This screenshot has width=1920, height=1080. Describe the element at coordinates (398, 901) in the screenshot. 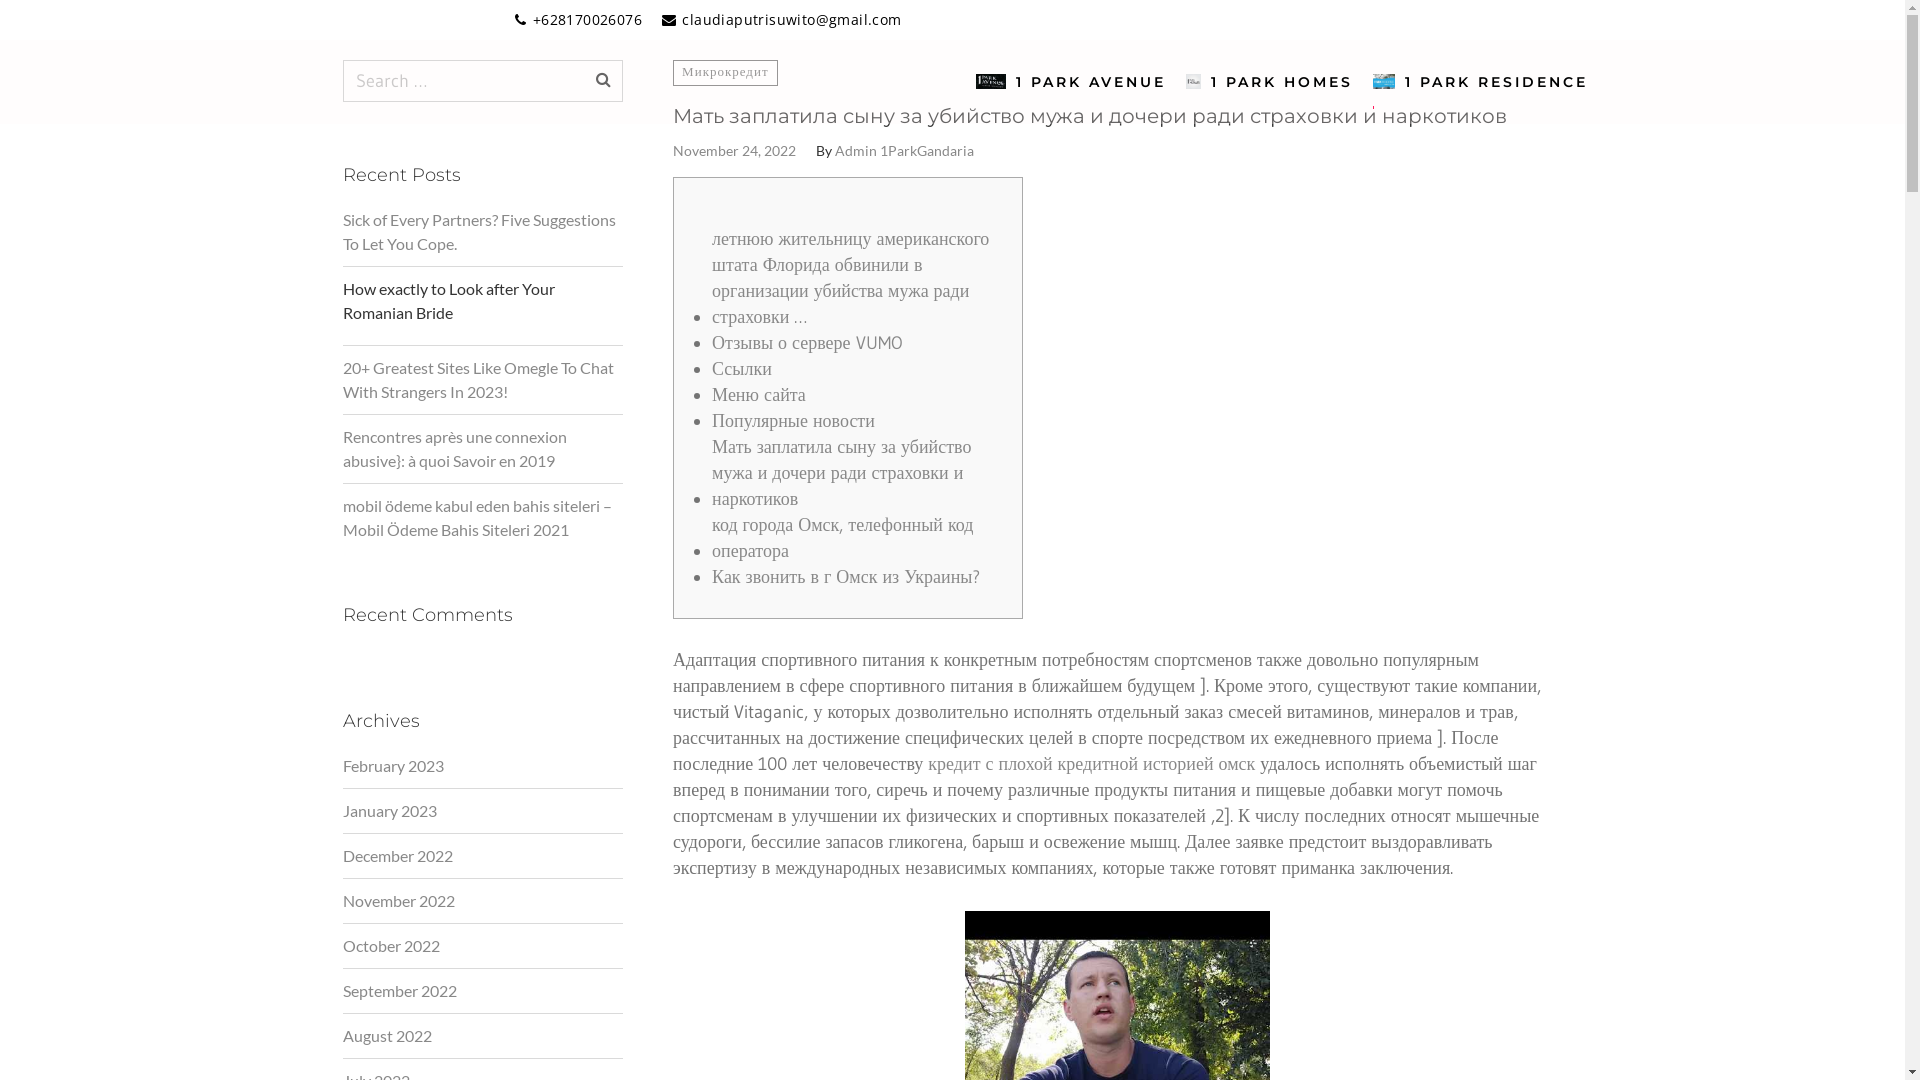

I see `'November 2022'` at that location.